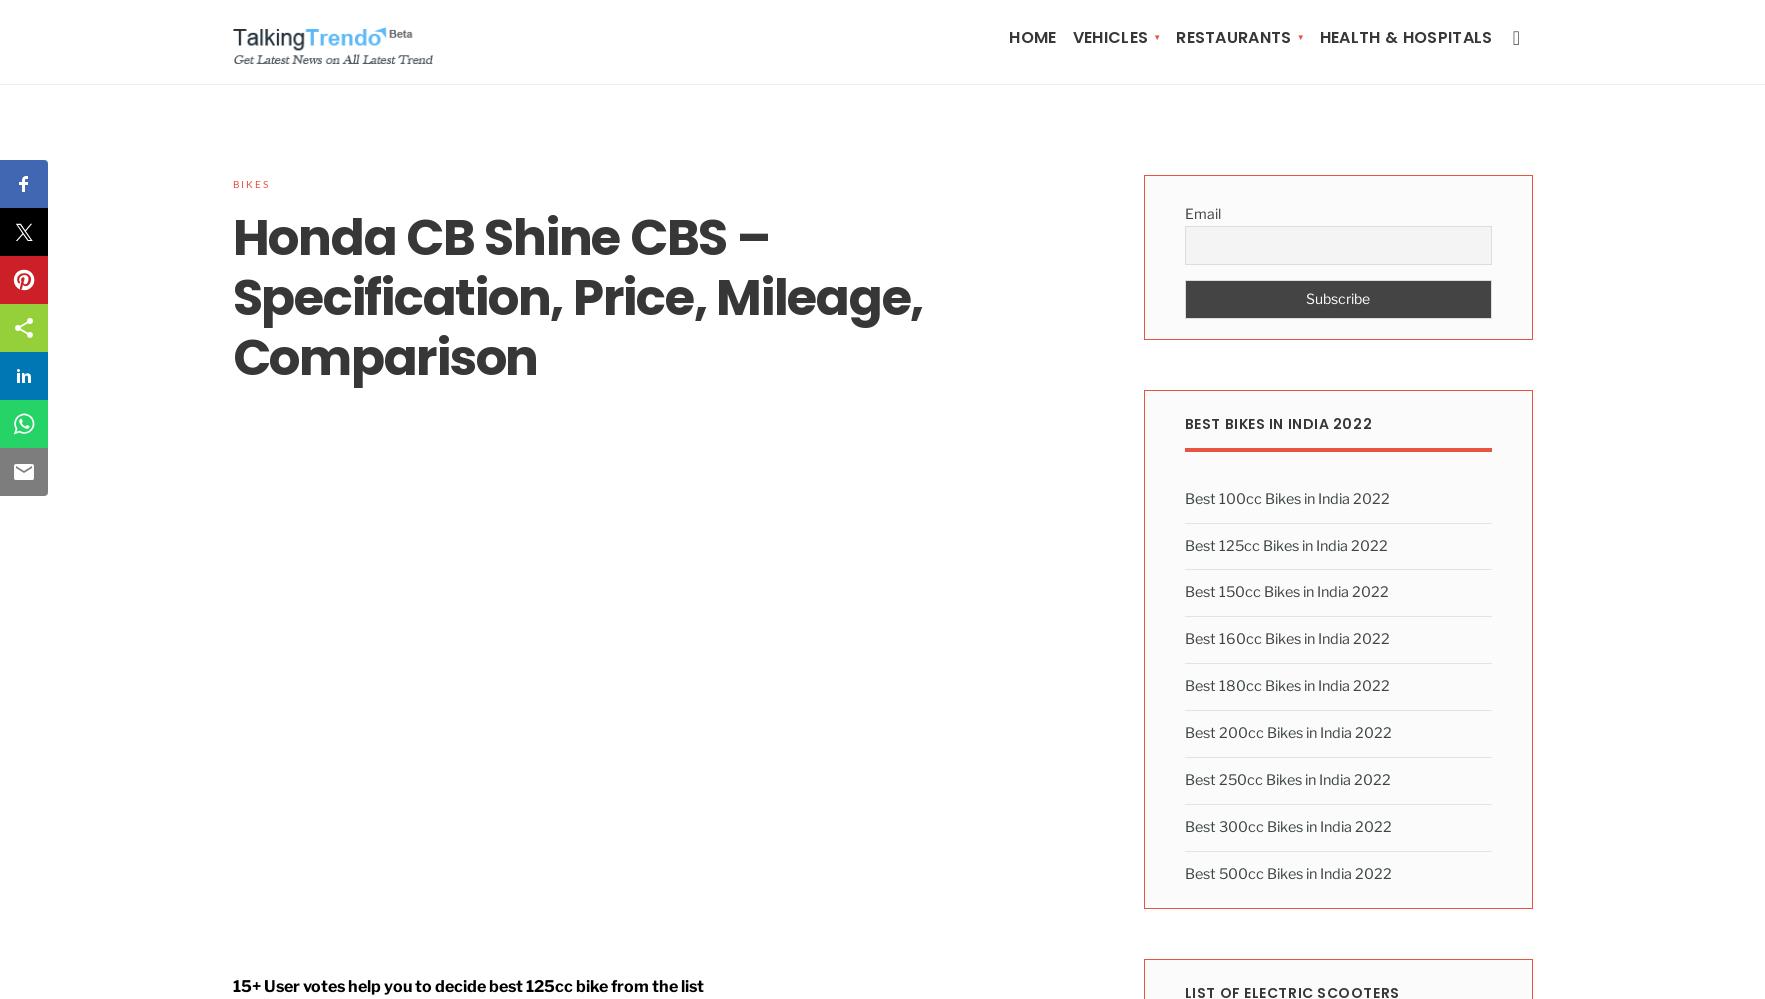 The height and width of the screenshot is (999, 1765). Describe the element at coordinates (1201, 212) in the screenshot. I see `'Email'` at that location.